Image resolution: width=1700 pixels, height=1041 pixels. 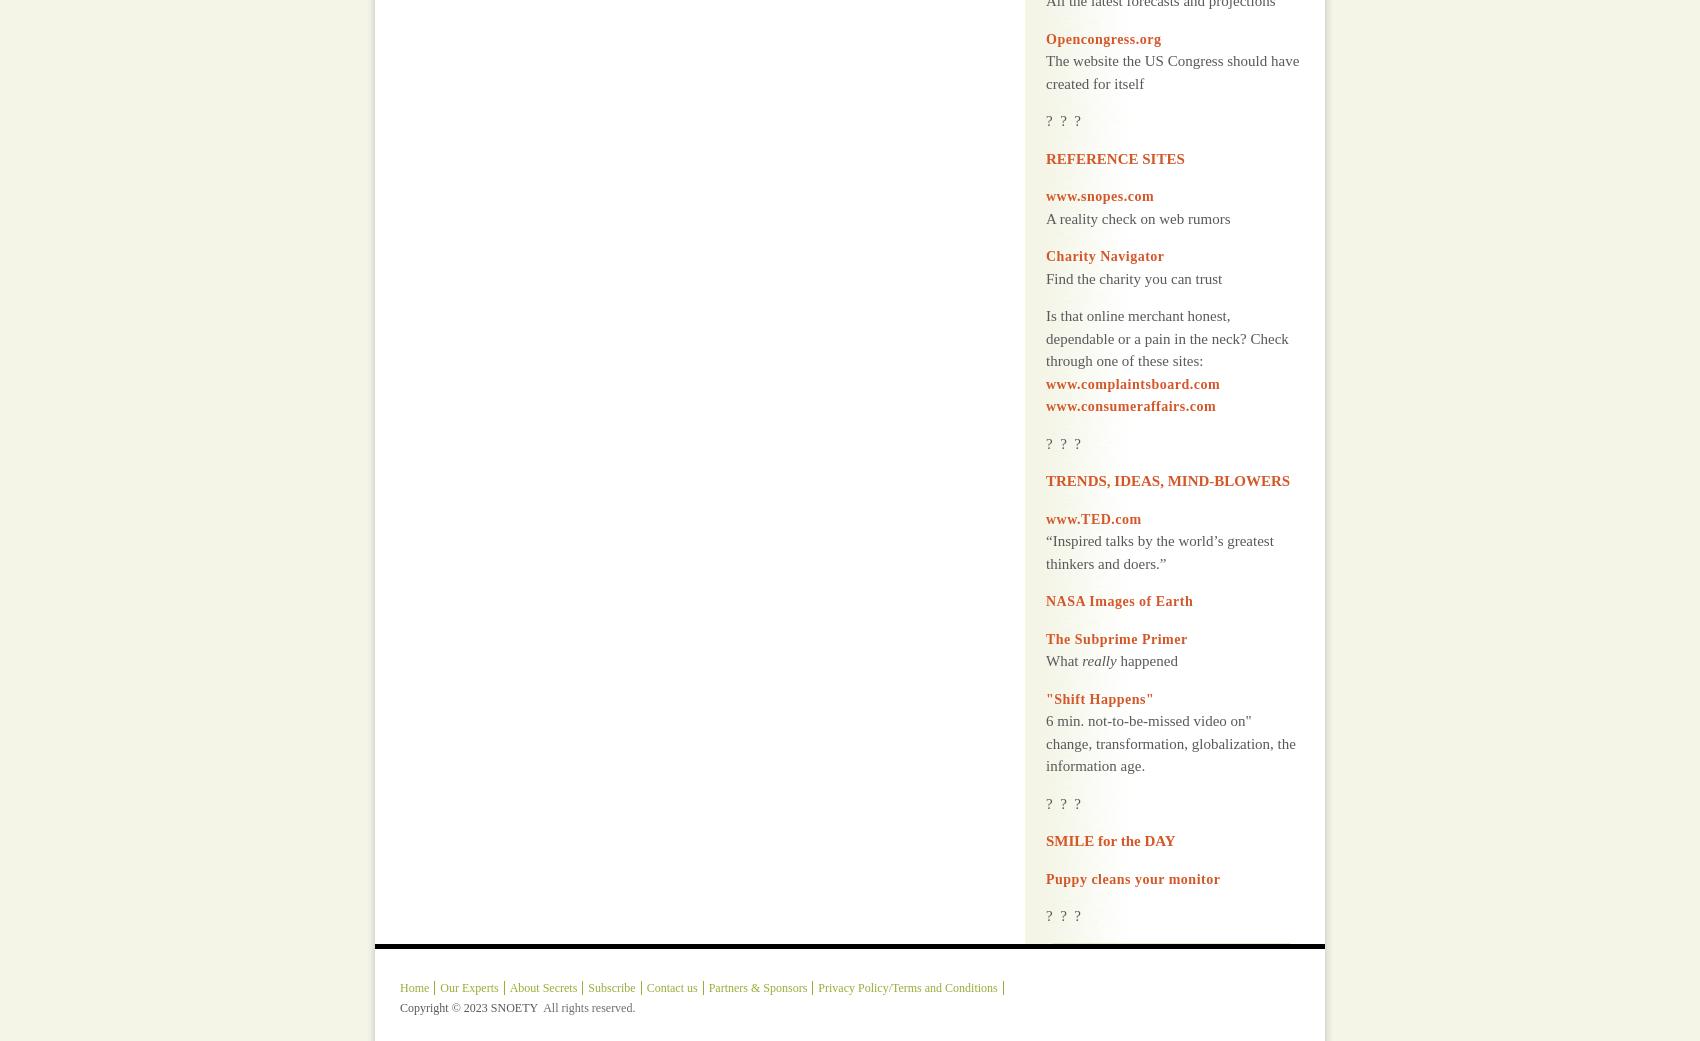 I want to click on 'Home', so click(x=413, y=936).